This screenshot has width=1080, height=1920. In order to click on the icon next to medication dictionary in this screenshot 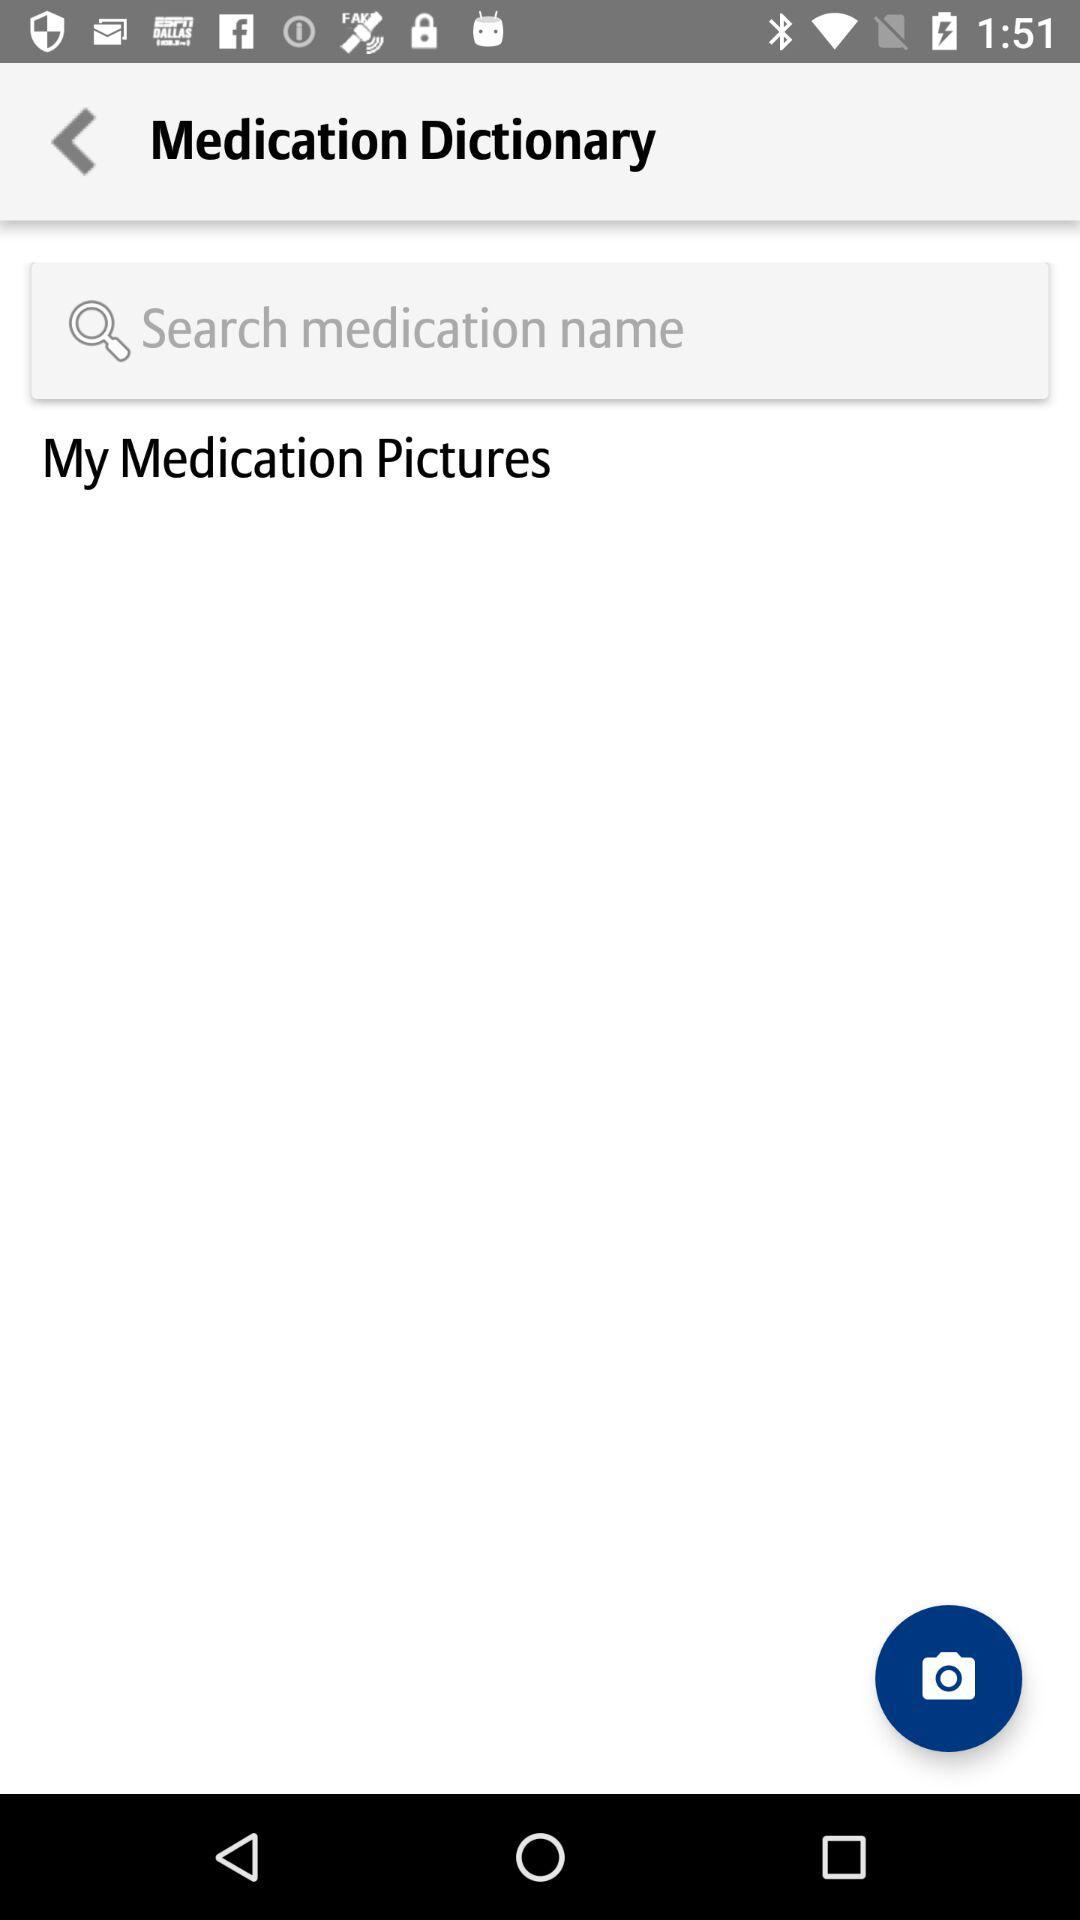, I will do `click(73, 140)`.